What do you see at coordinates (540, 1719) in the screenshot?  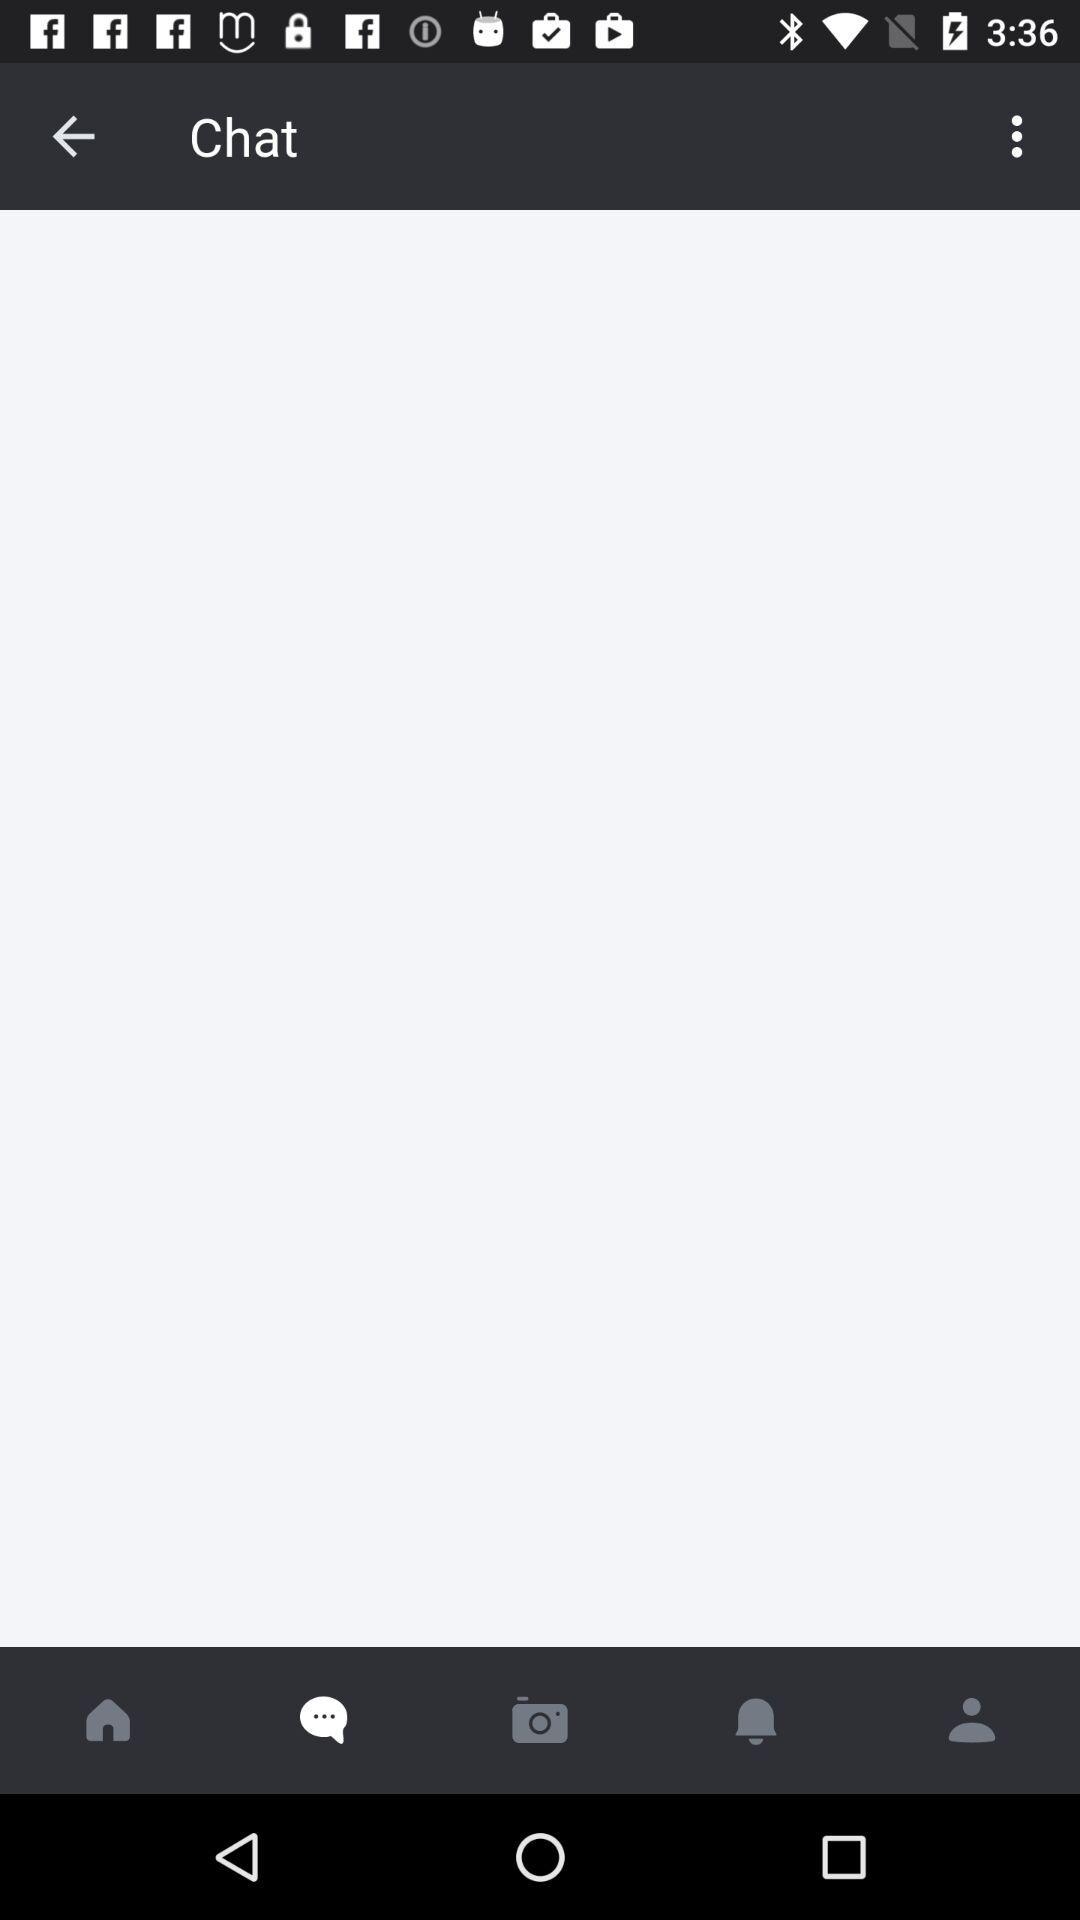 I see `use camera` at bounding box center [540, 1719].